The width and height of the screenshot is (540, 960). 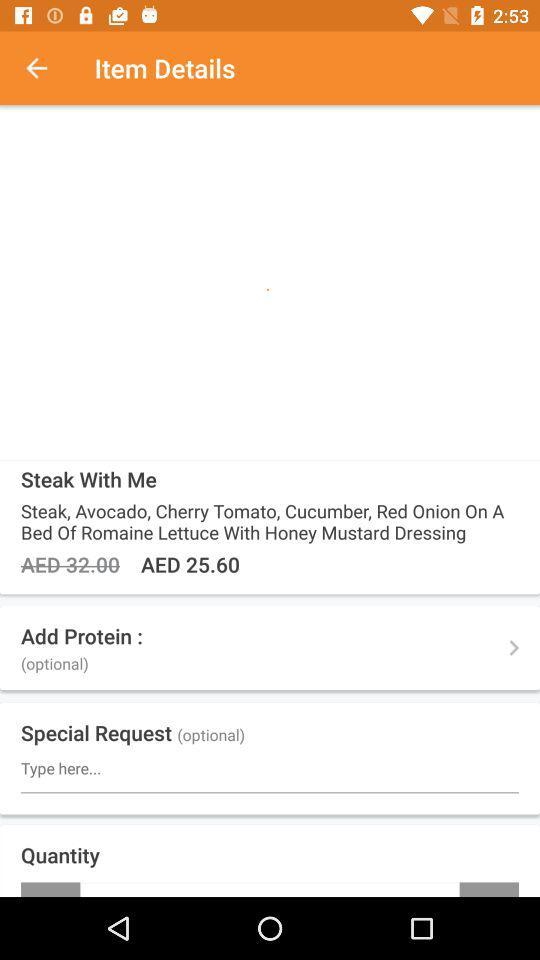 What do you see at coordinates (47, 68) in the screenshot?
I see `the item next to item details` at bounding box center [47, 68].